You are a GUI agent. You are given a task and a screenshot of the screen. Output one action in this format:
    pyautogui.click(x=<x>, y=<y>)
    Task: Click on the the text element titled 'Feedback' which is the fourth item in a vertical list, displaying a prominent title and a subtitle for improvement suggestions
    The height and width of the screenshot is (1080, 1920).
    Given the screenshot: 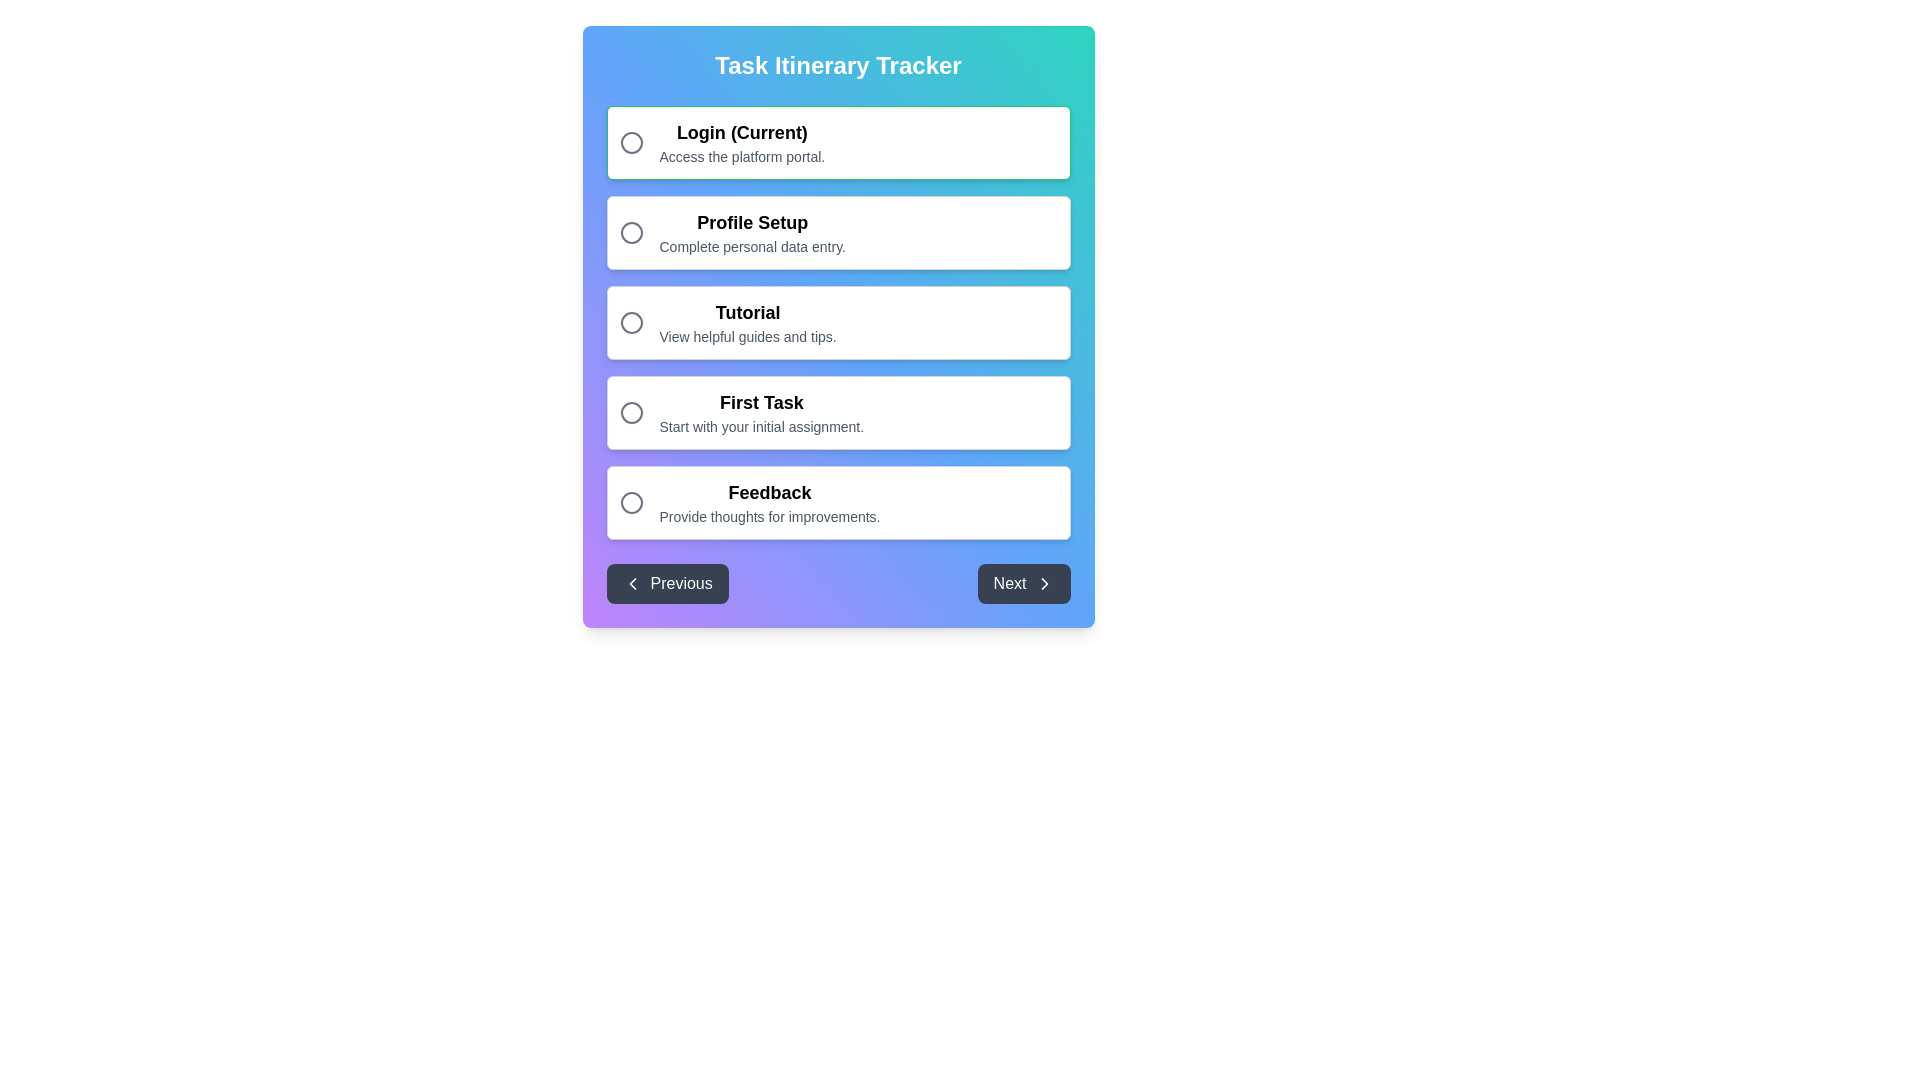 What is the action you would take?
    pyautogui.click(x=768, y=501)
    